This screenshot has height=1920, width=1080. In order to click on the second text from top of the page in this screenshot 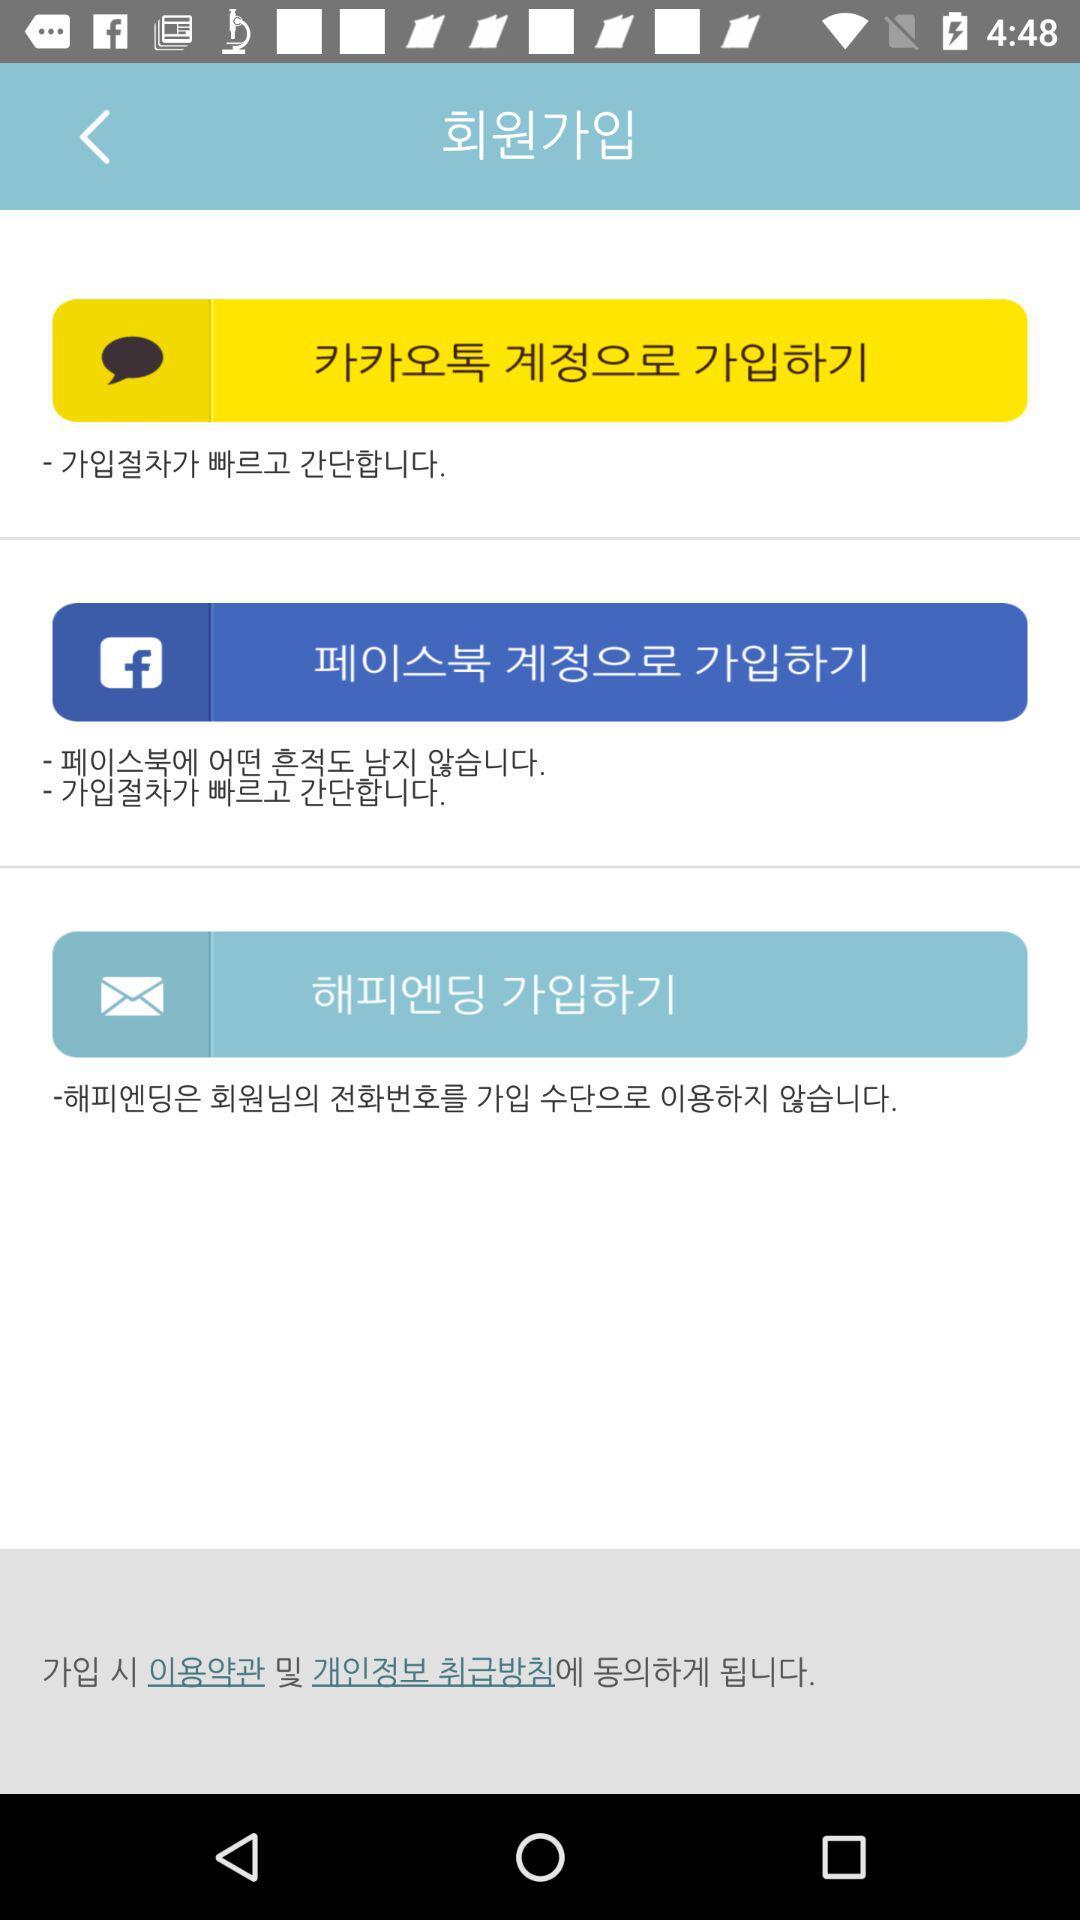, I will do `click(540, 360)`.